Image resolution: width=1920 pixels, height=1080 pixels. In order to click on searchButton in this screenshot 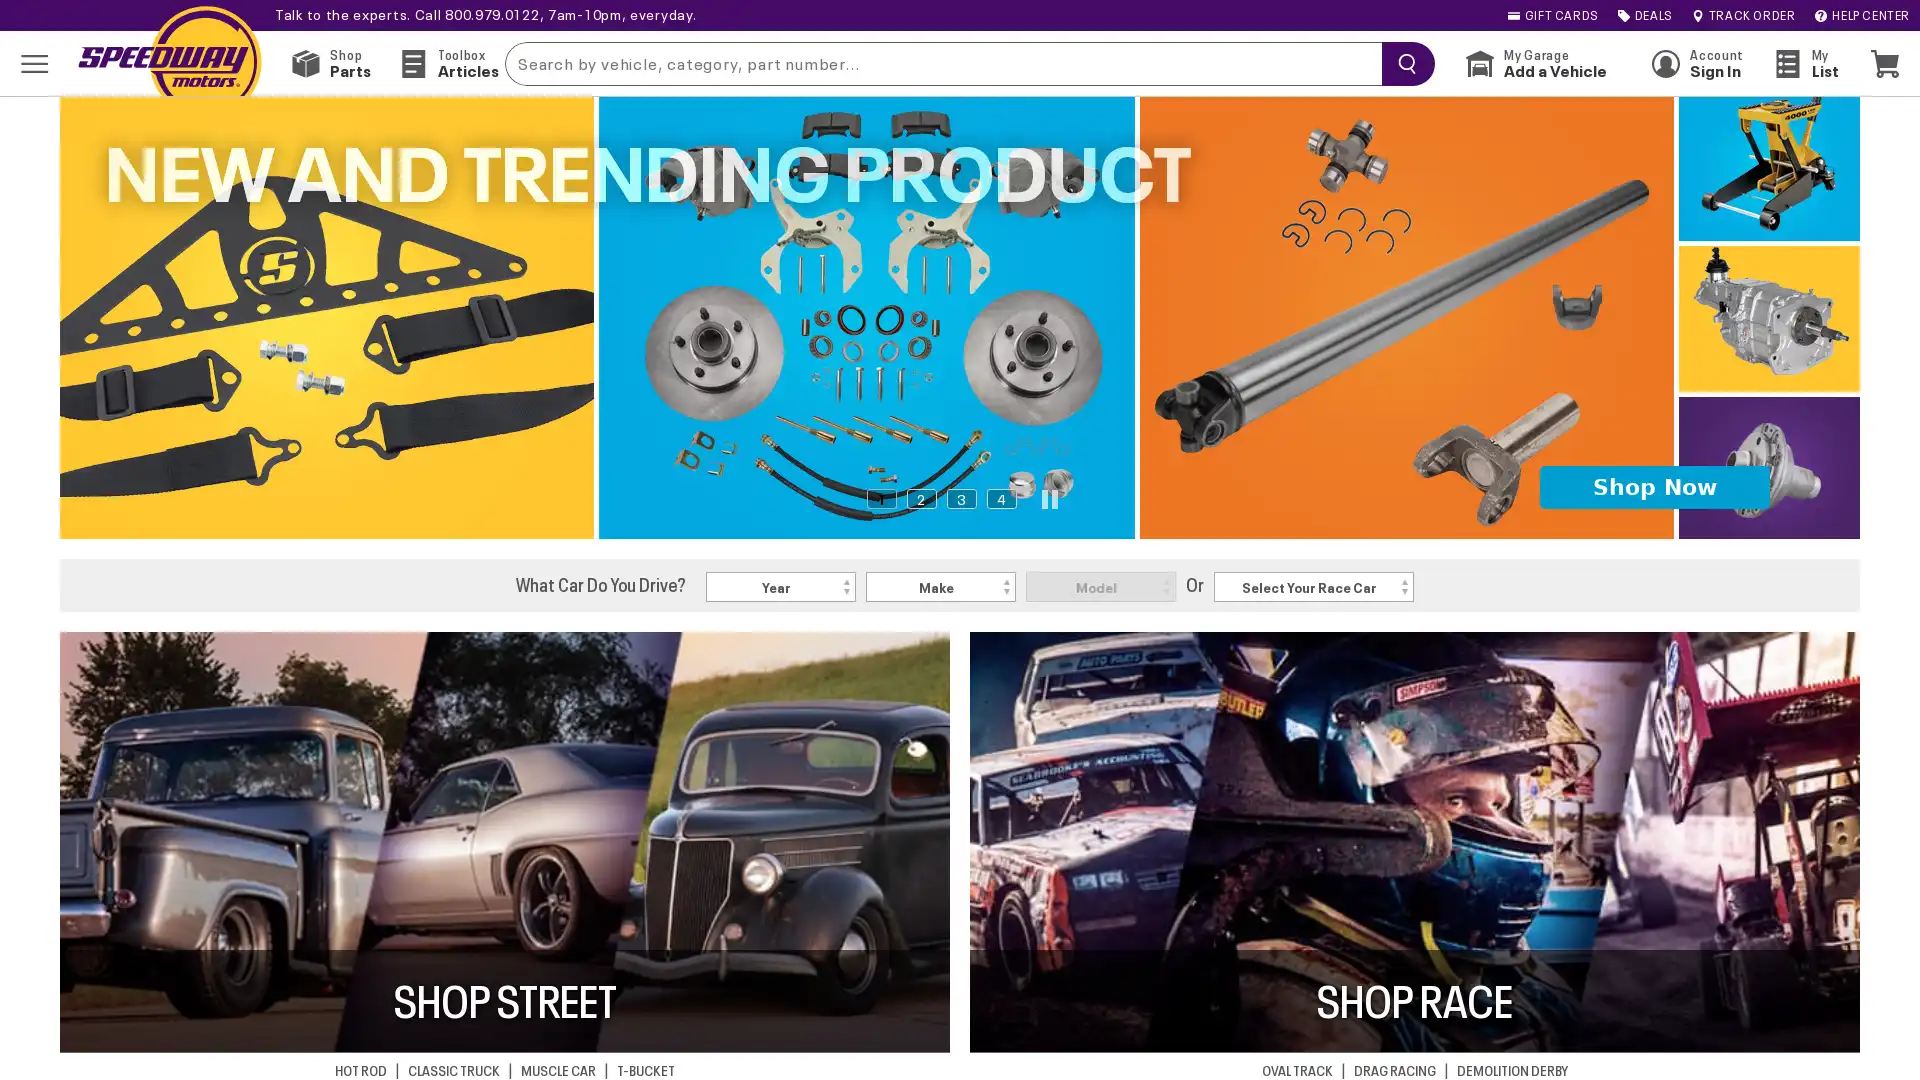, I will do `click(1402, 61)`.